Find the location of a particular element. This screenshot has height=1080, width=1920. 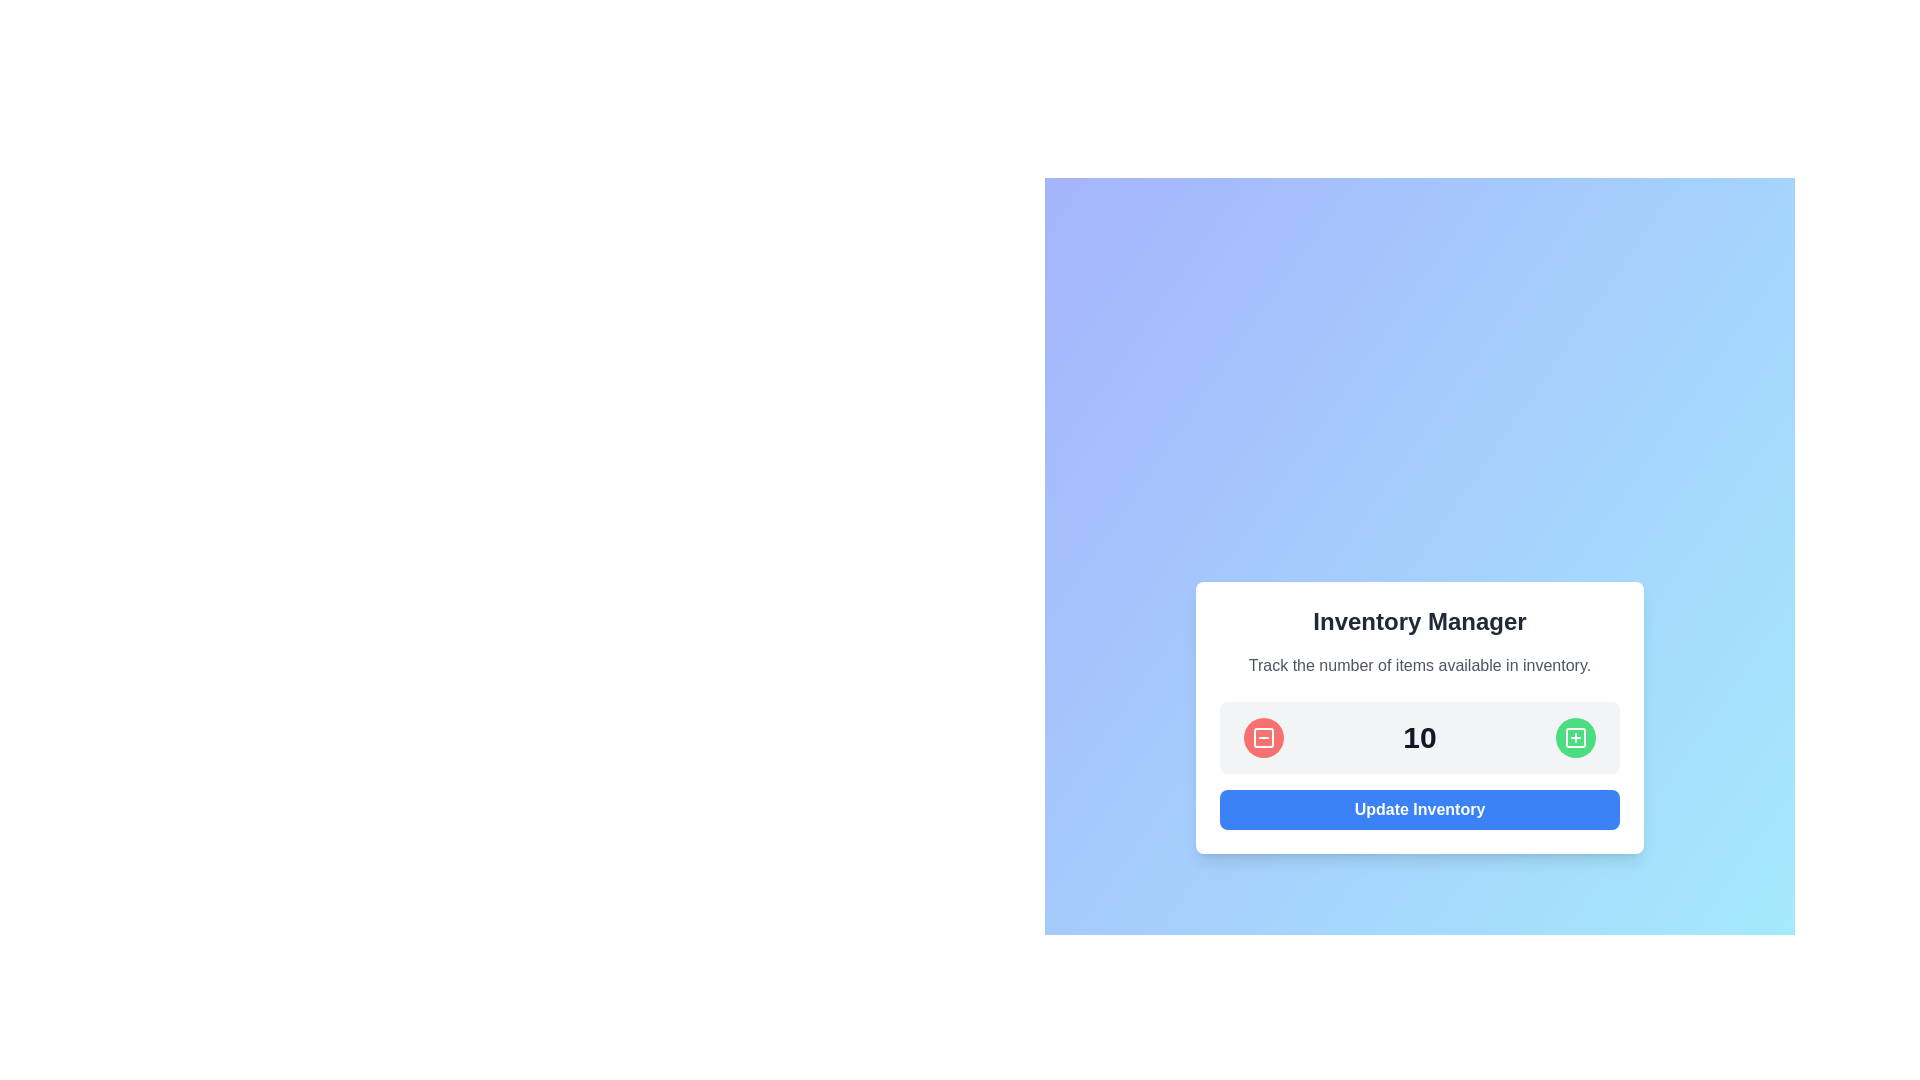

the increment button located to the right of the number '10' to increase the count is located at coordinates (1574, 737).